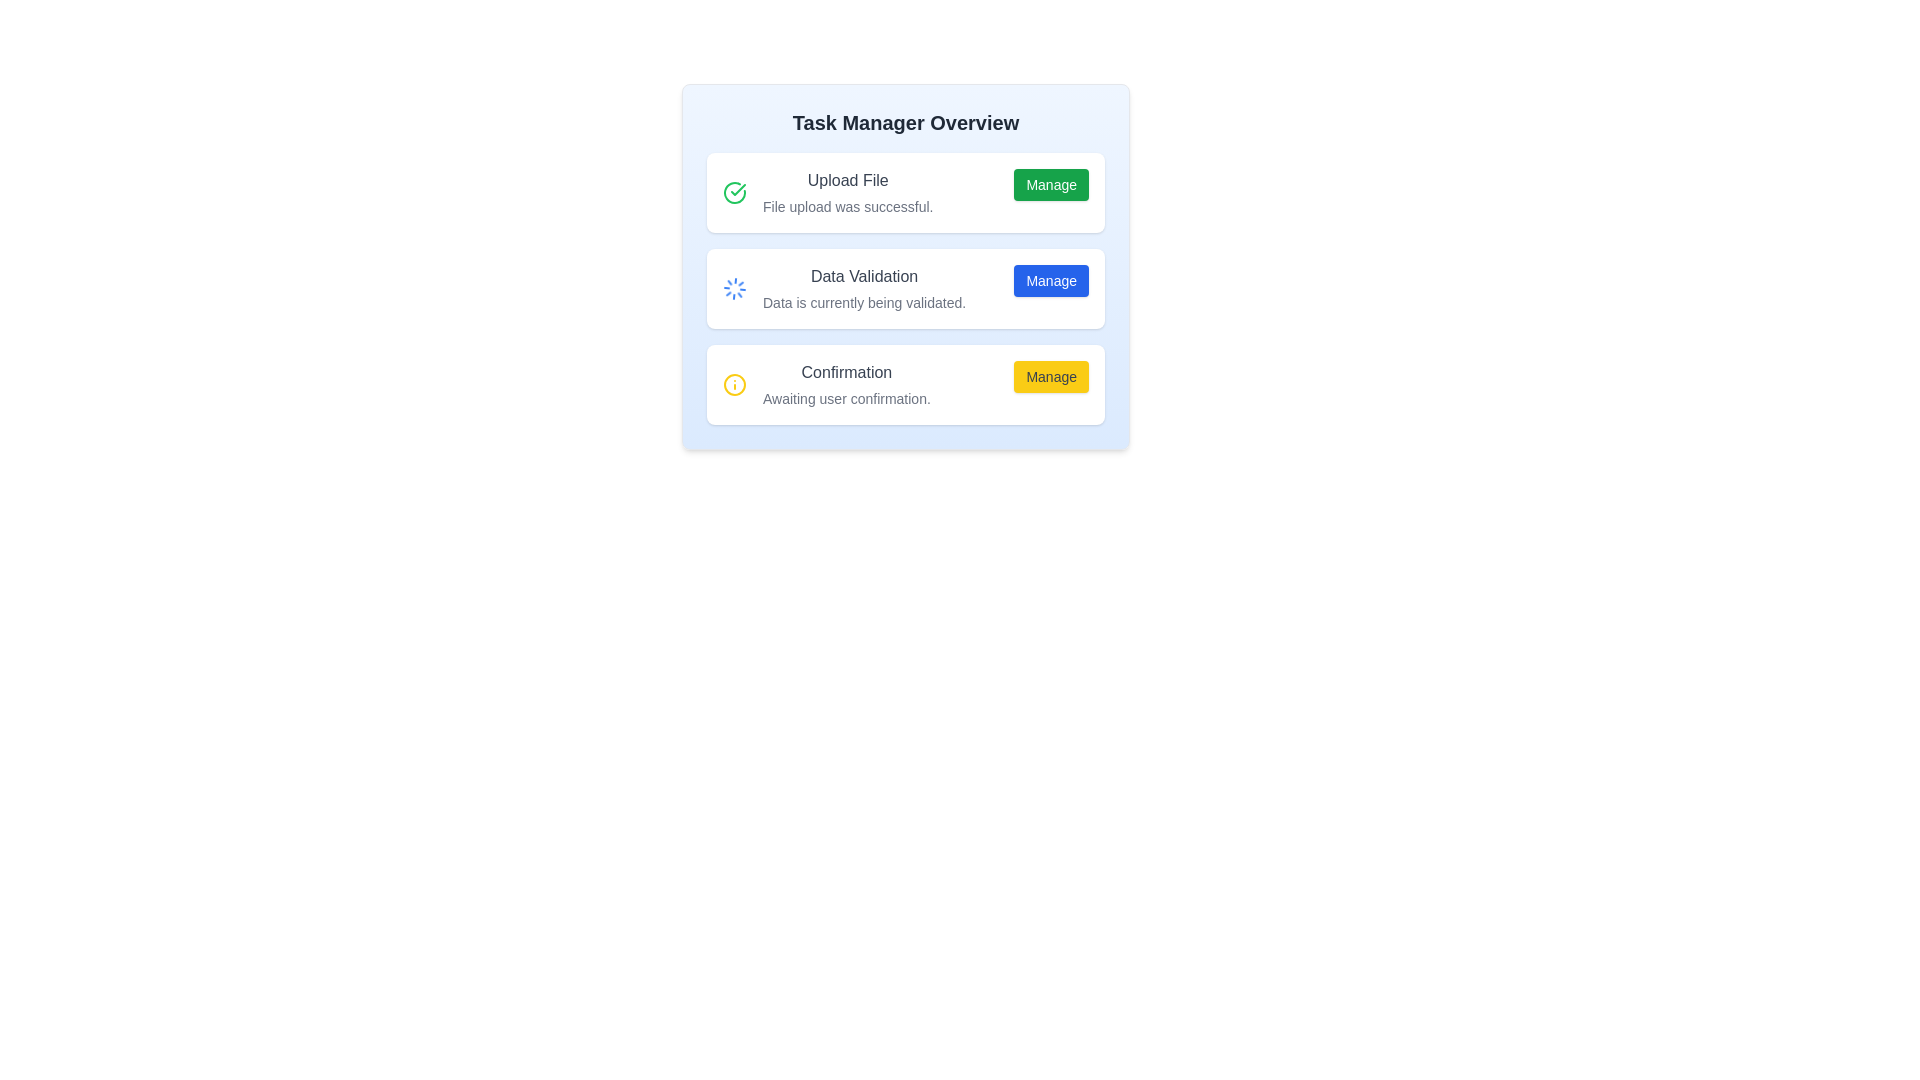  What do you see at coordinates (848, 192) in the screenshot?
I see `the Text label displaying the file upload status, which is centrally located at the topmost section of the list, next to an icon and a green 'Manage' button` at bounding box center [848, 192].